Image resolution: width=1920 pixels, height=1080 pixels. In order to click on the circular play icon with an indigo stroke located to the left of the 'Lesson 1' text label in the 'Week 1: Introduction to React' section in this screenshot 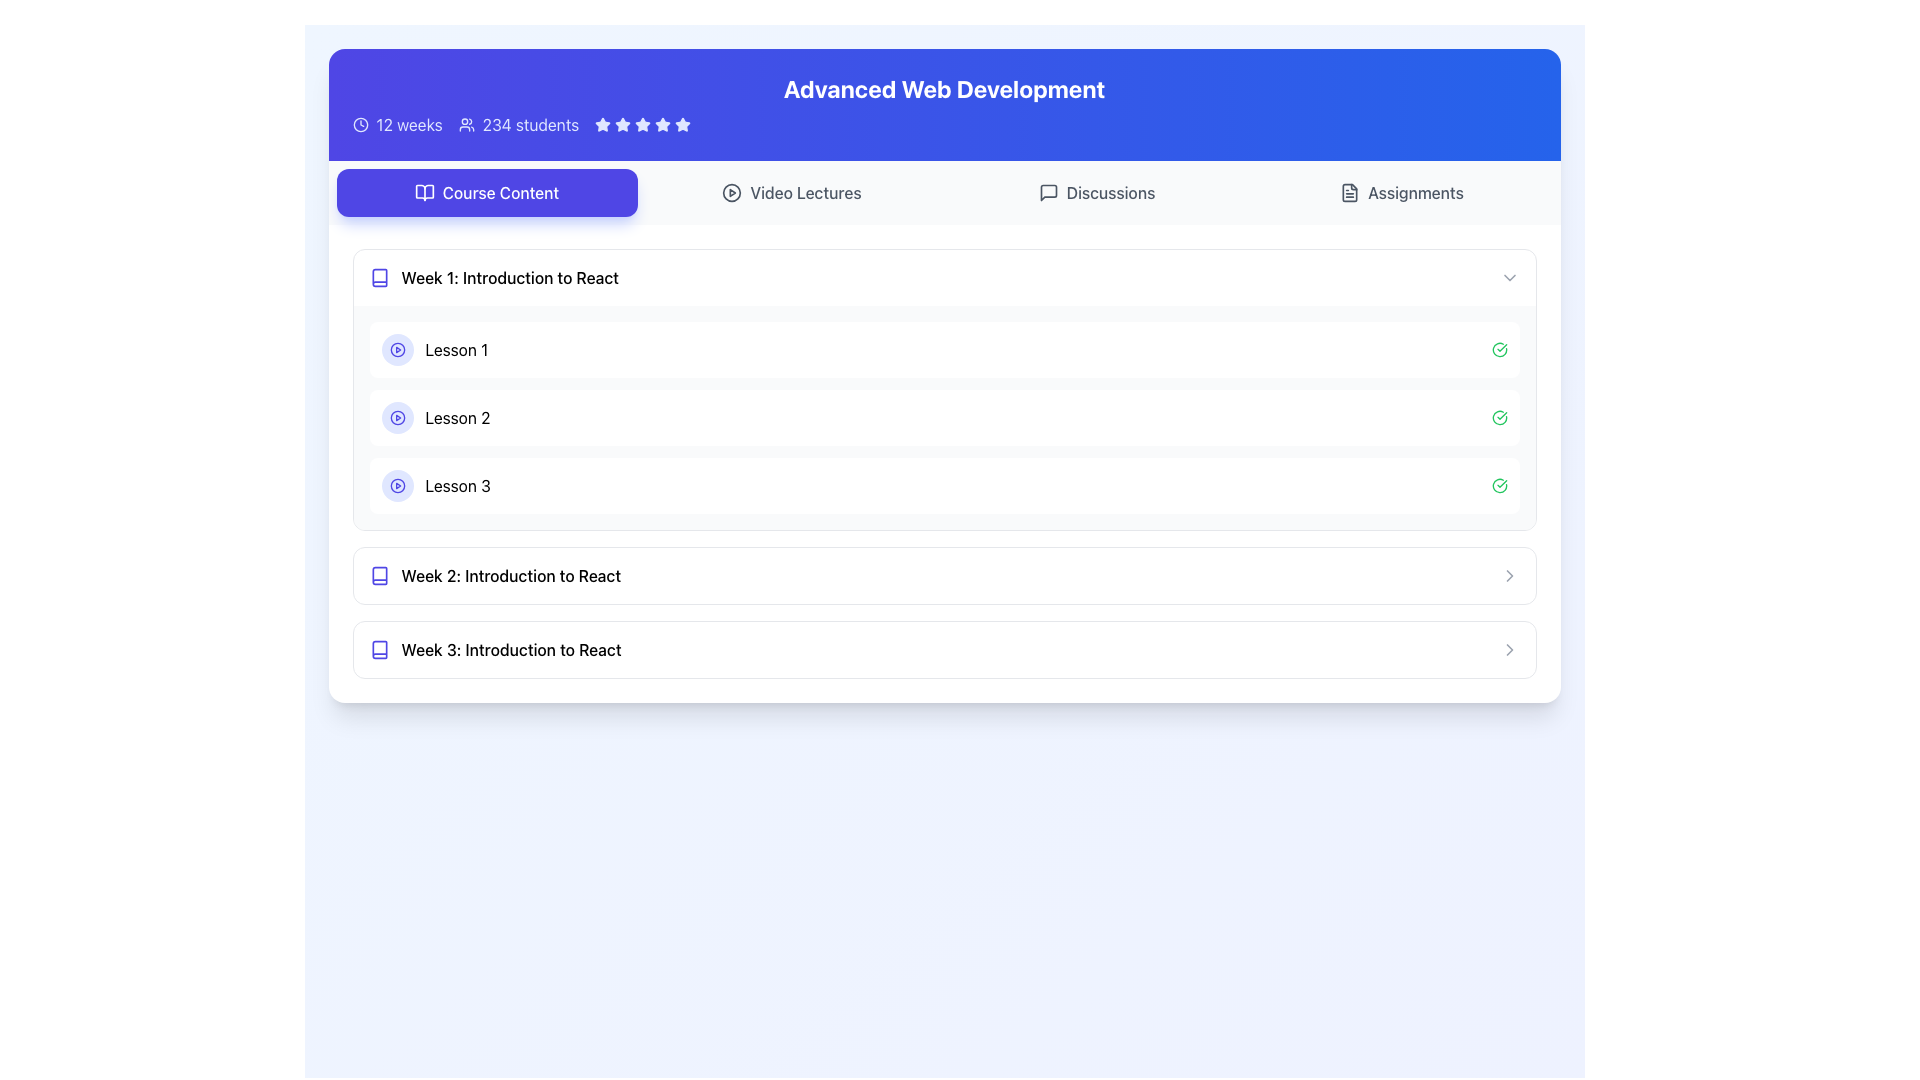, I will do `click(397, 349)`.